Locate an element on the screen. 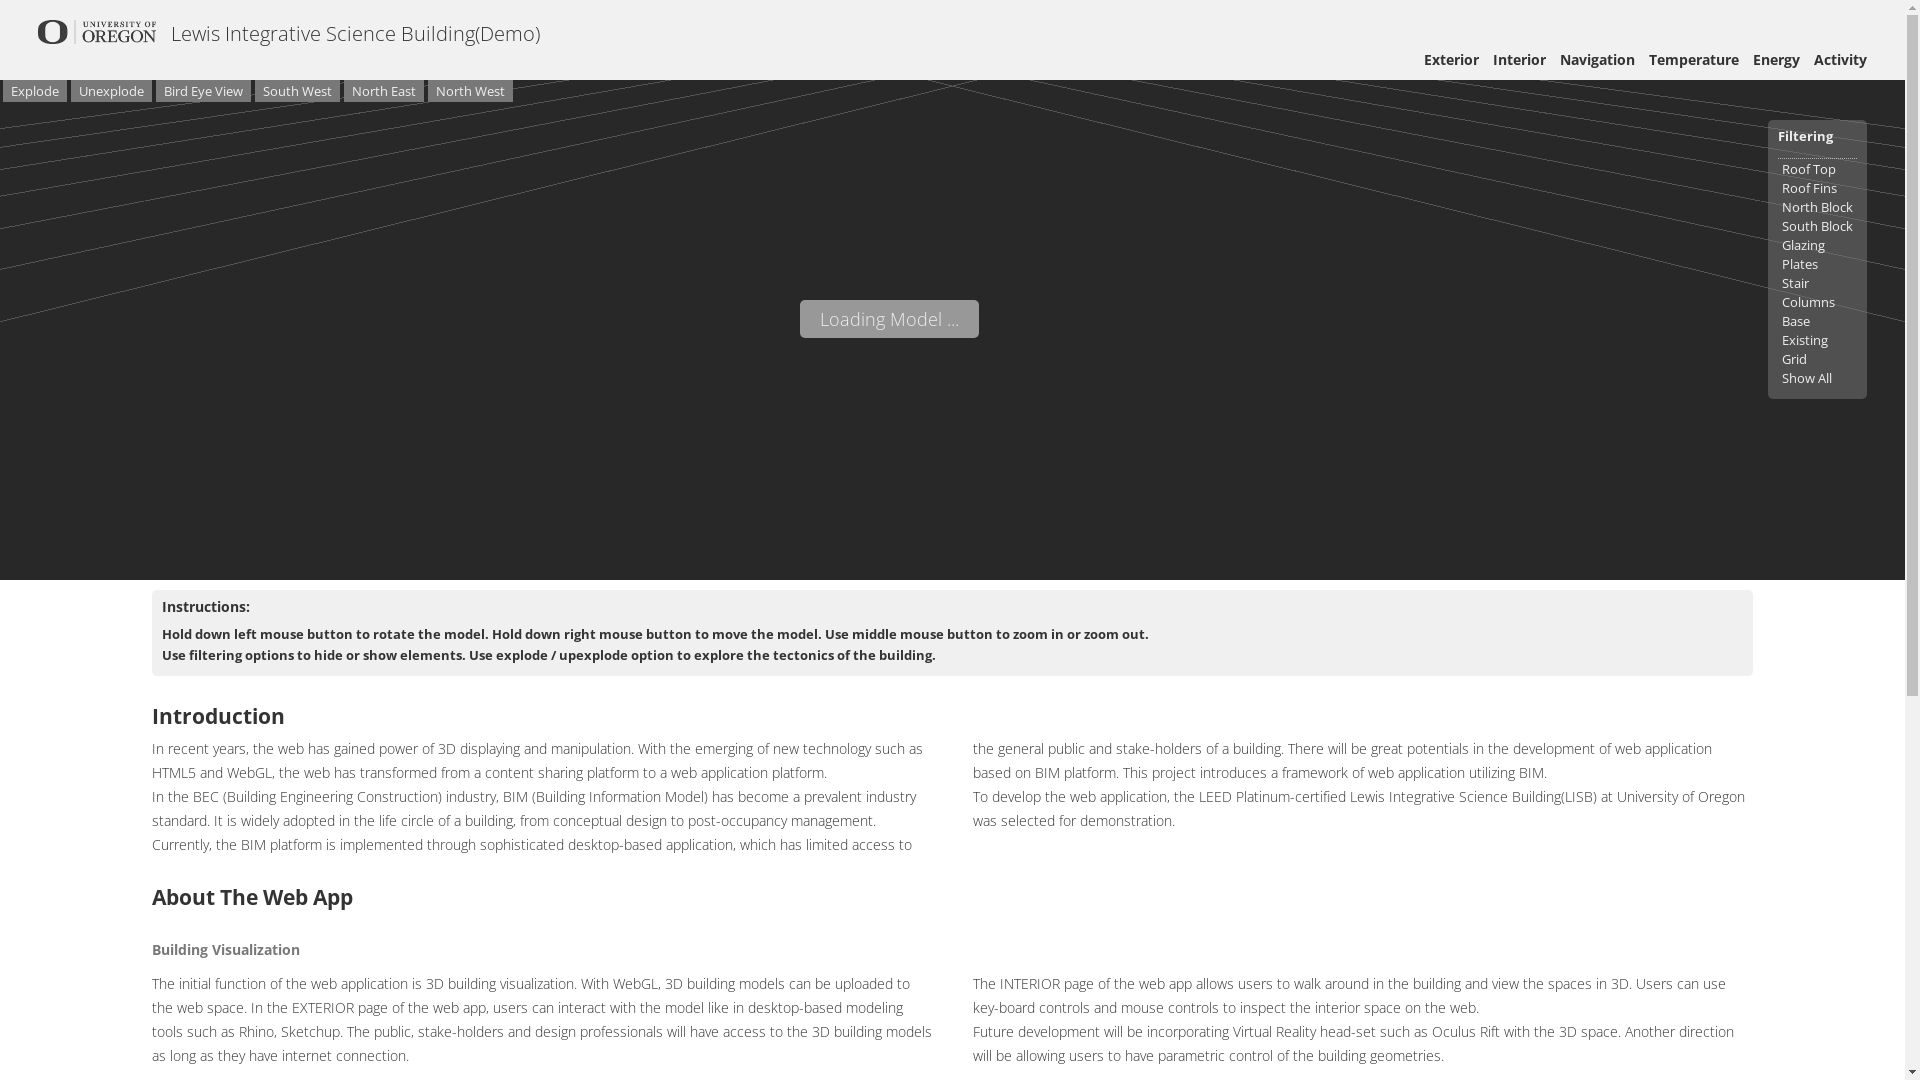 This screenshot has width=1920, height=1080. 'Lewis Integrative Science Building(Demo)' is located at coordinates (171, 33).